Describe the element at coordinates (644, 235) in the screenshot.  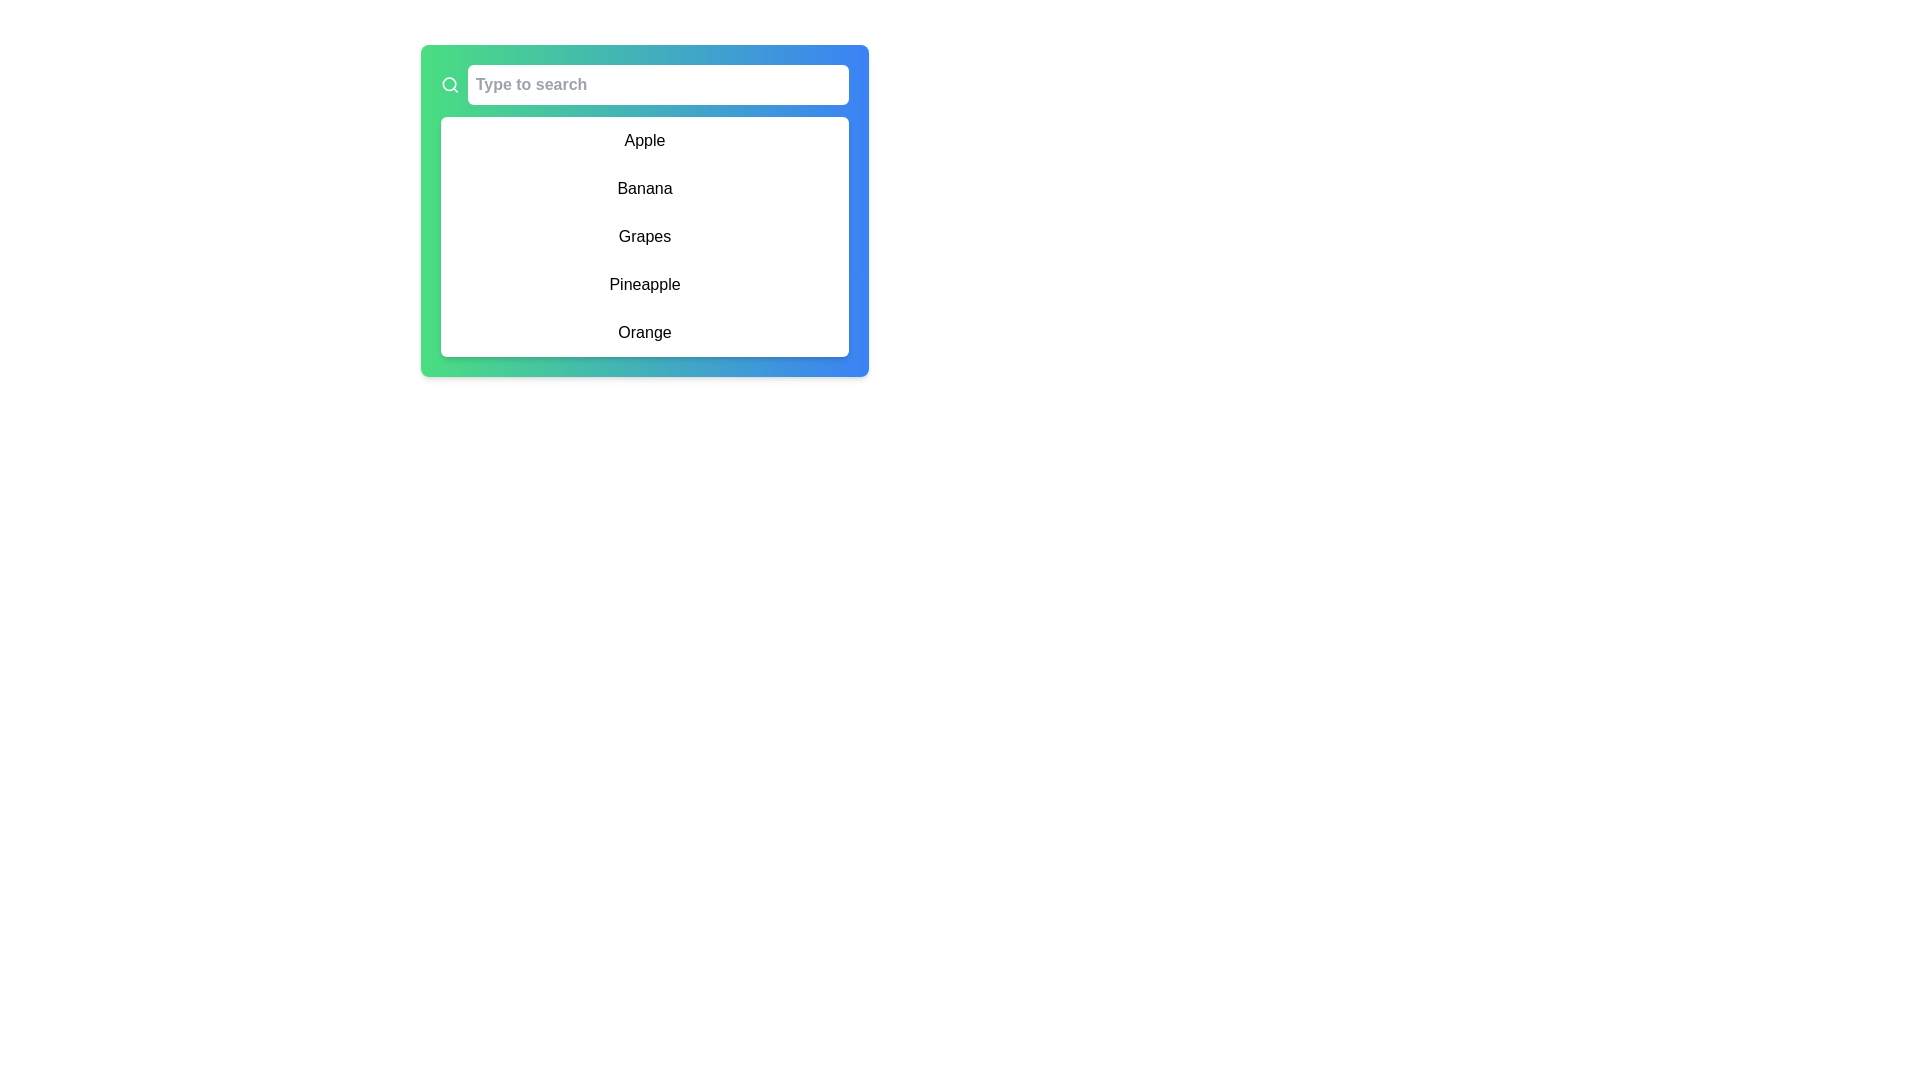
I see `the 'Grapes' text label element` at that location.